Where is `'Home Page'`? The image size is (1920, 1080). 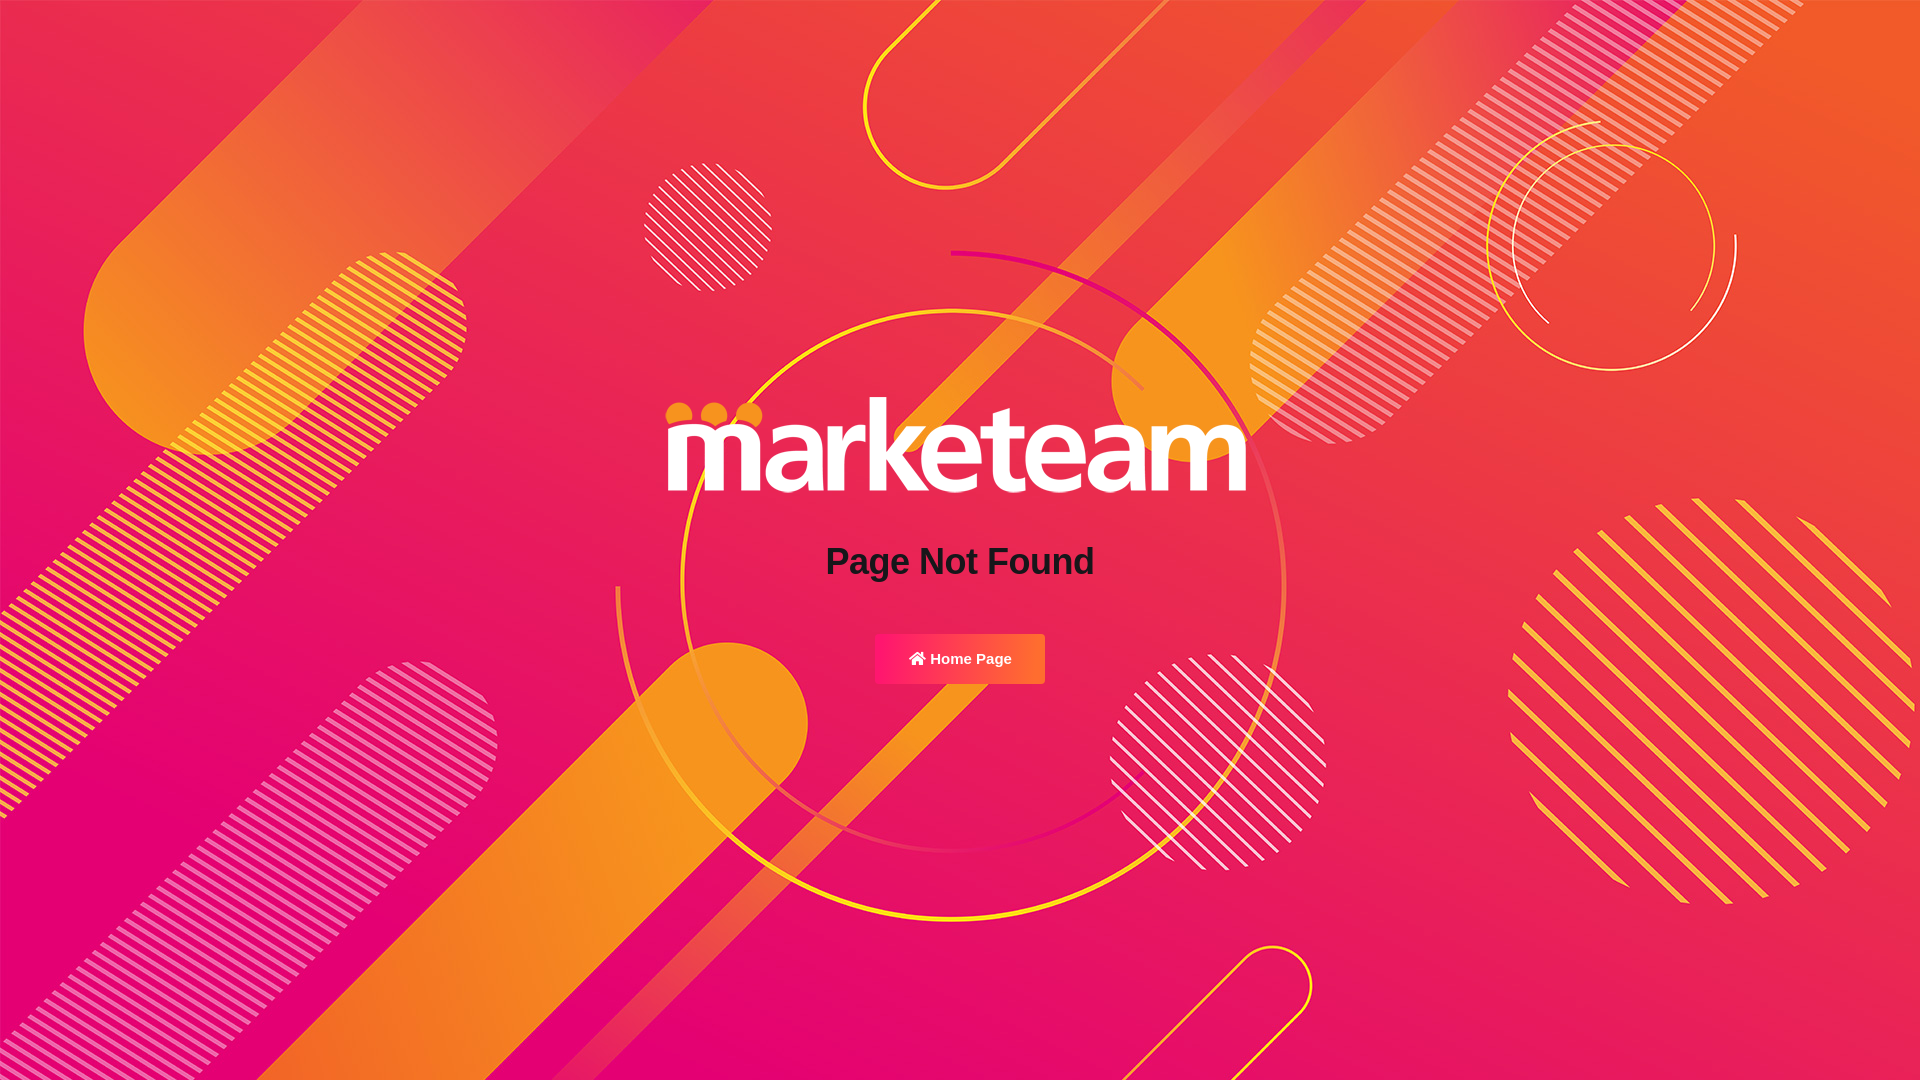 'Home Page' is located at coordinates (960, 659).